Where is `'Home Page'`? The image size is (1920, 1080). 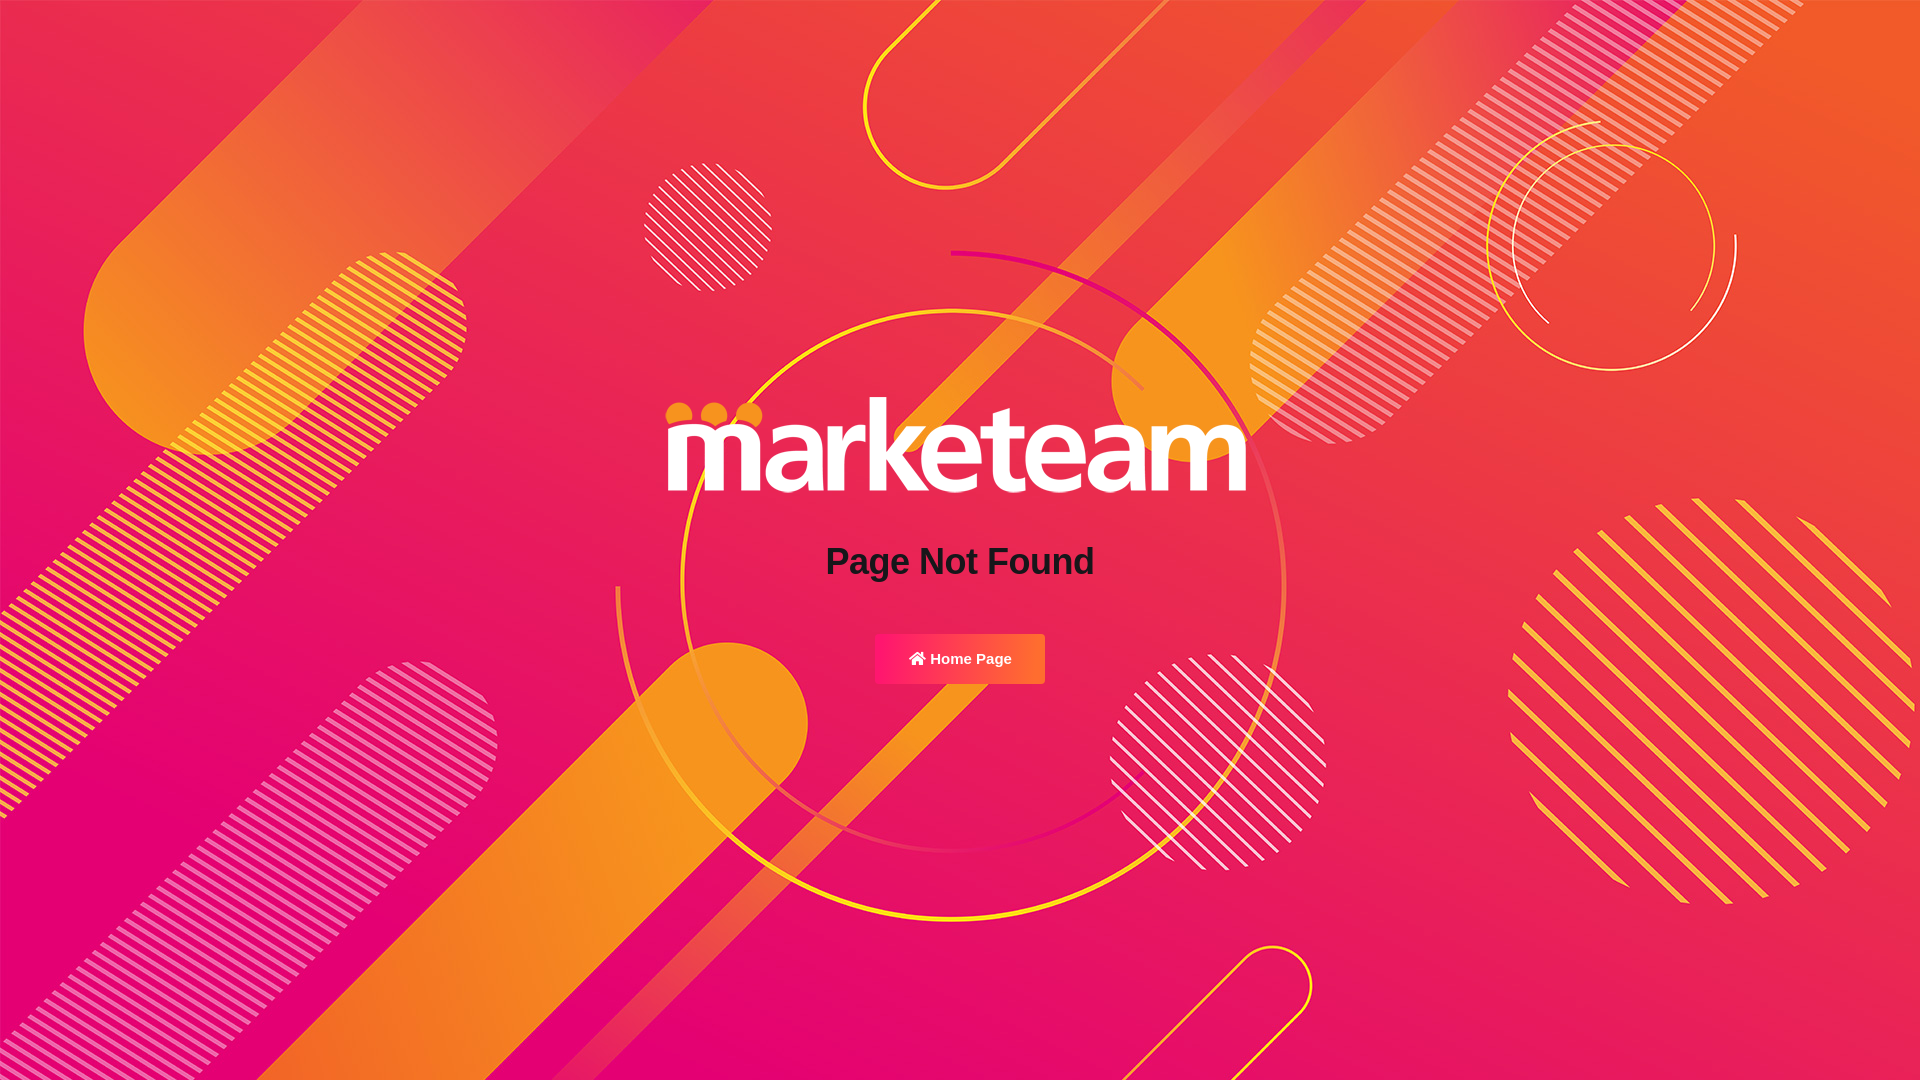 'Home Page' is located at coordinates (960, 659).